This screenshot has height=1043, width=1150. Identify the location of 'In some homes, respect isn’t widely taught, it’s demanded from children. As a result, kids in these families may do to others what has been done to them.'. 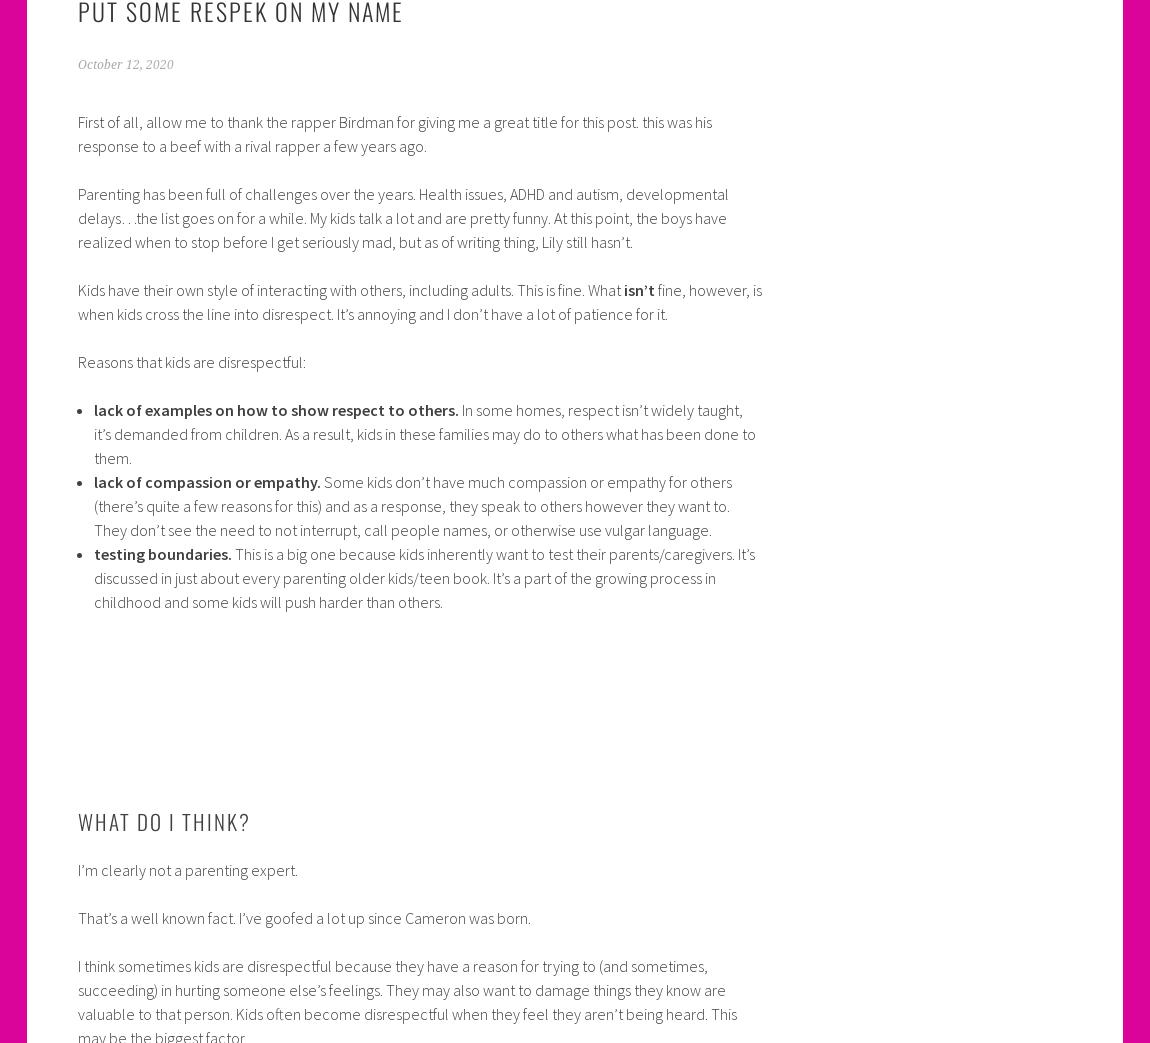
(424, 432).